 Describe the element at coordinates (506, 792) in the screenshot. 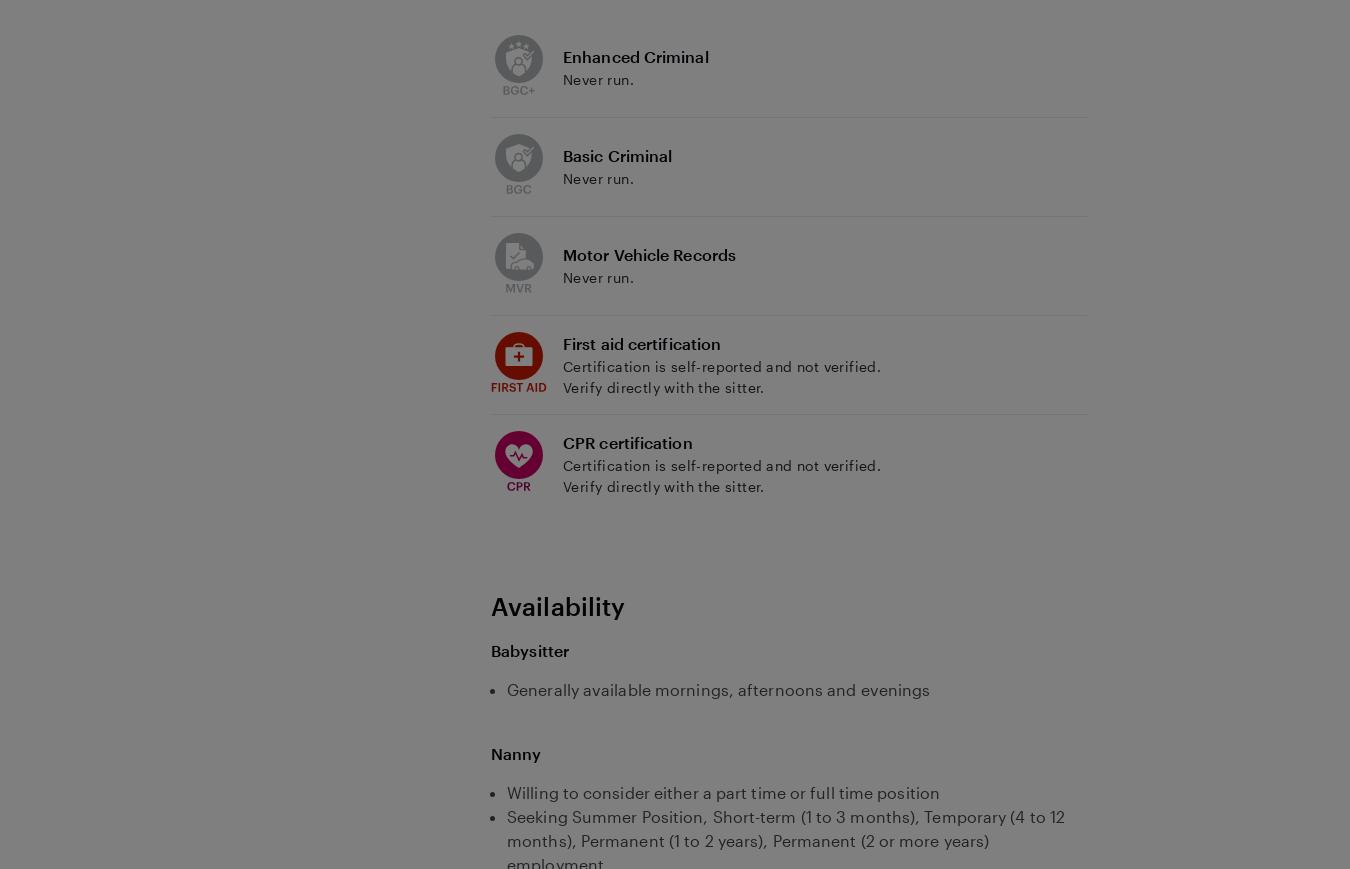

I see `'Willing to consider either a part time or full time position'` at that location.